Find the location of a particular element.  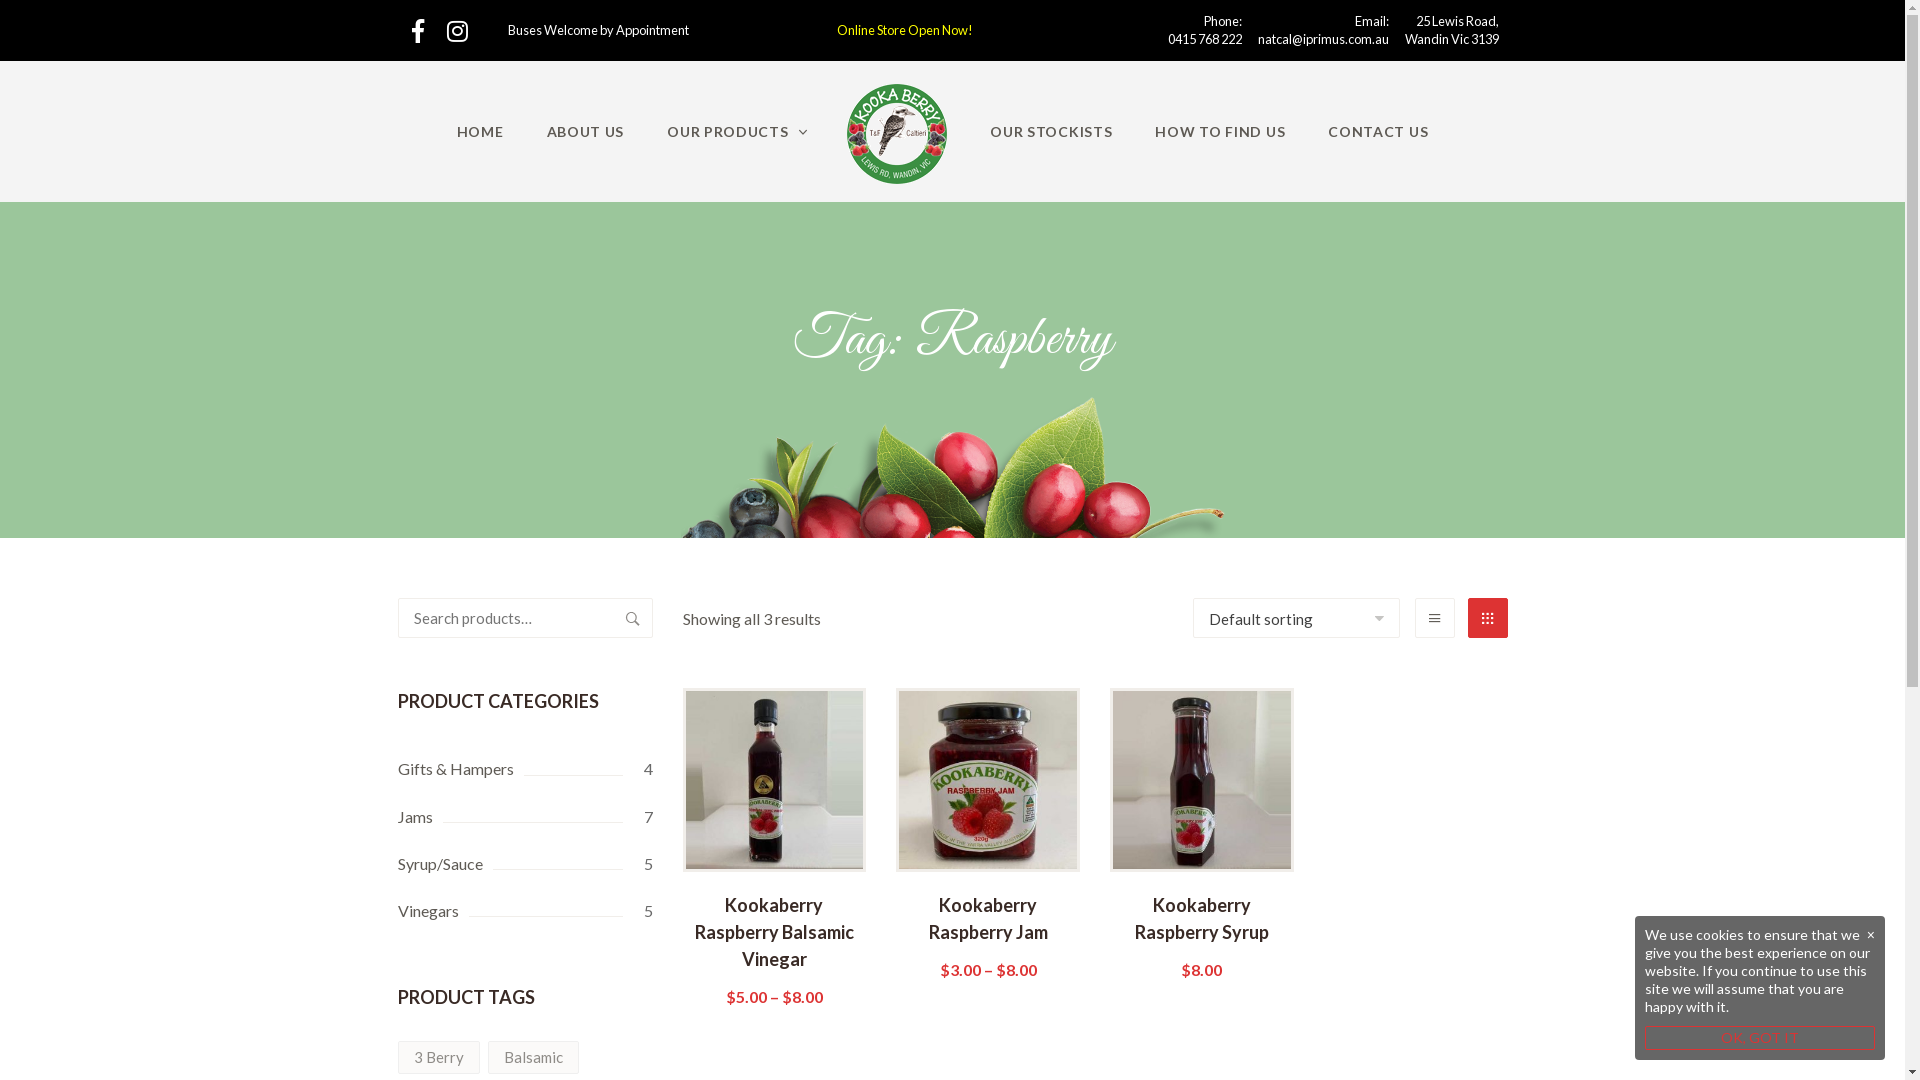

'OK, GOT IT' is located at coordinates (1760, 1036).